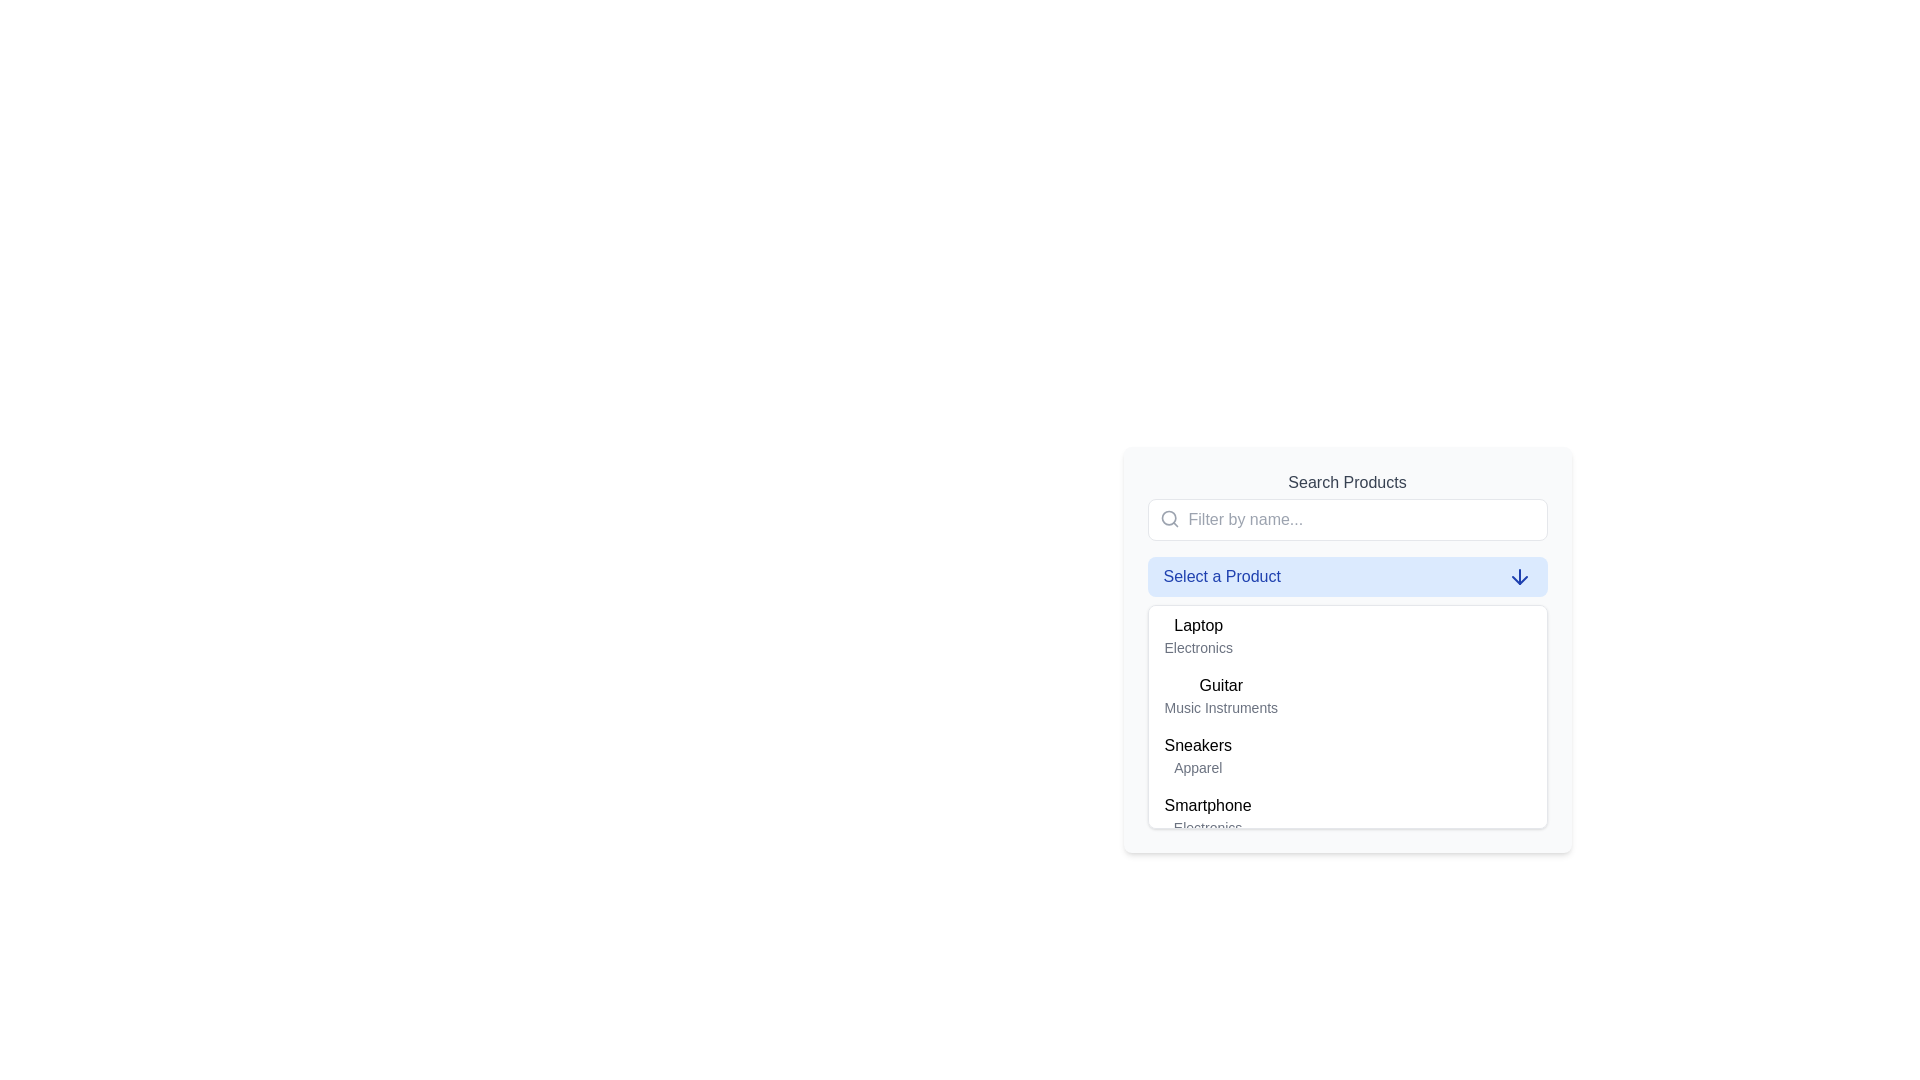 Image resolution: width=1920 pixels, height=1080 pixels. I want to click on the 'Sneakers' option in the dropdown menu under 'Search Products', so click(1347, 756).